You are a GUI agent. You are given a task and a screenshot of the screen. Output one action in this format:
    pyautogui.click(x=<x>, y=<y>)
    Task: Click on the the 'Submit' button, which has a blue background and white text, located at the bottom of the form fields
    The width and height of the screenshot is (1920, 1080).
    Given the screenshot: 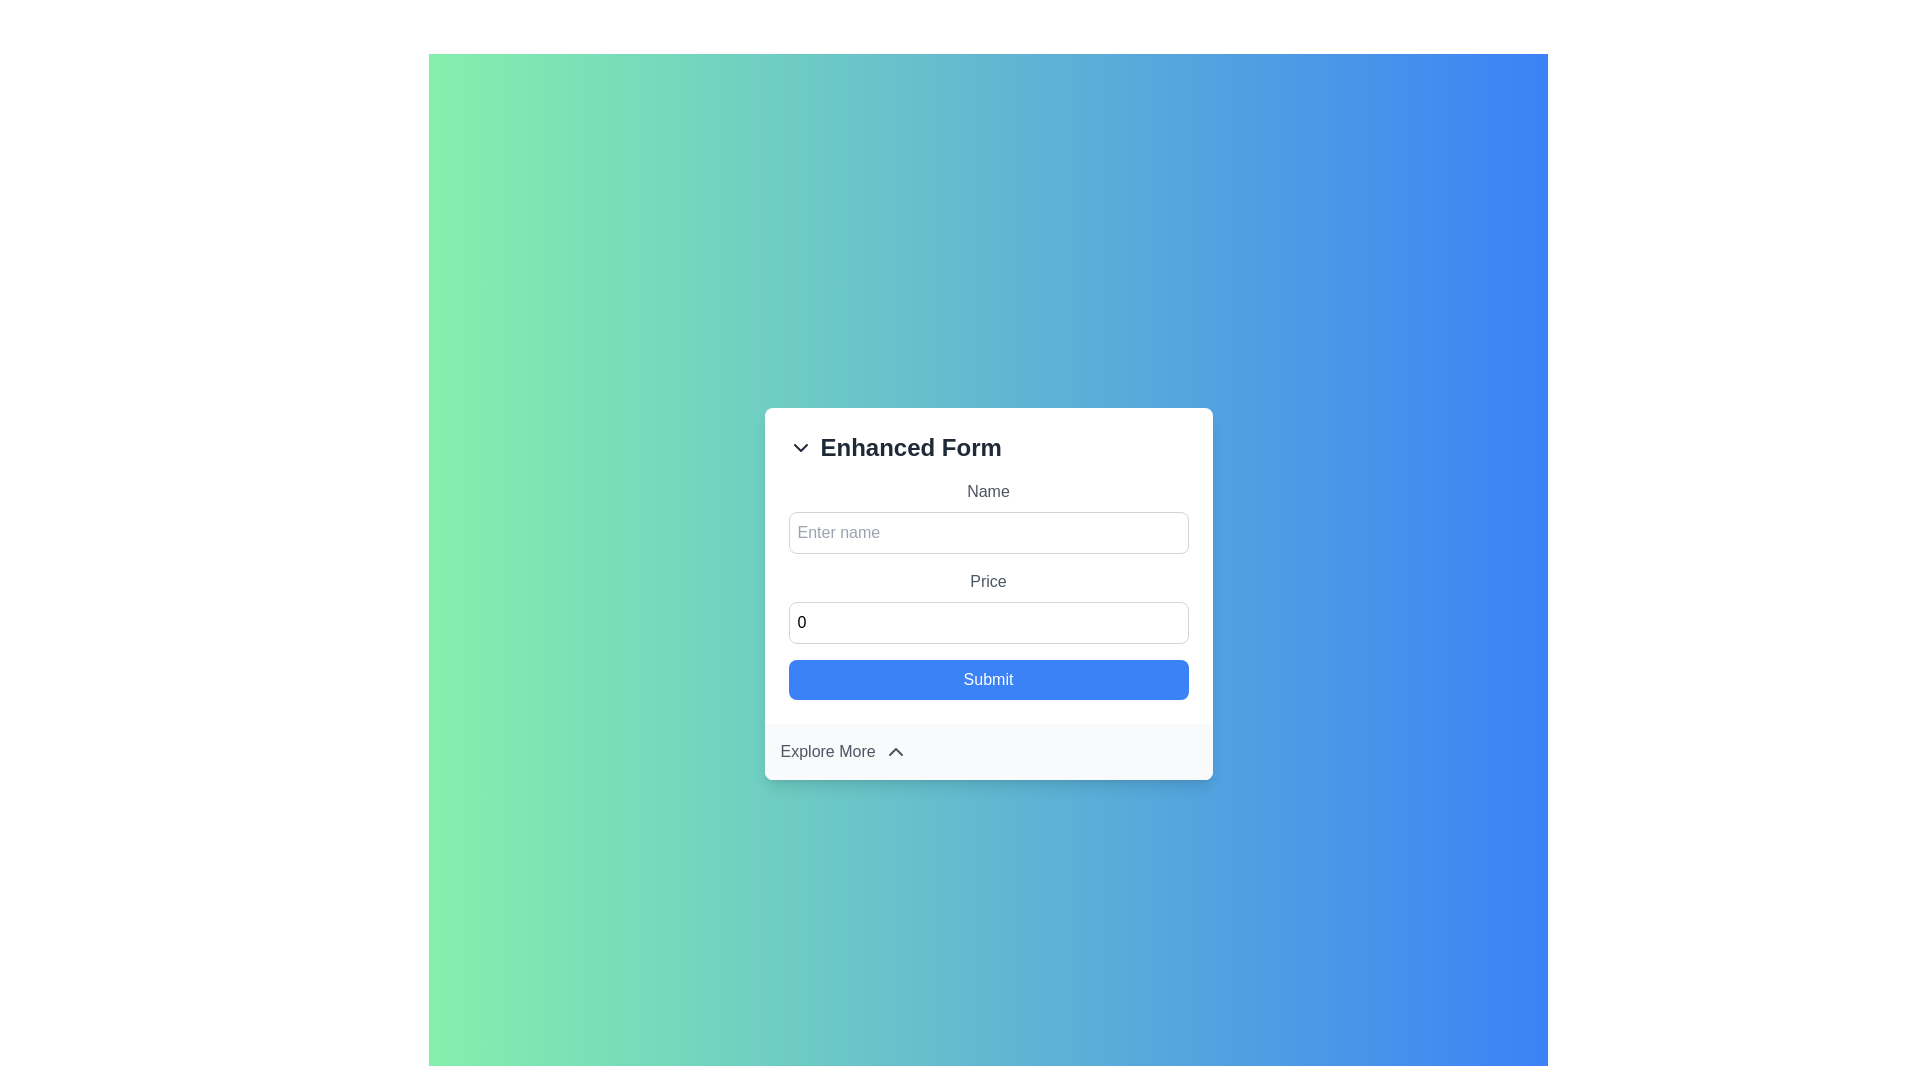 What is the action you would take?
    pyautogui.click(x=988, y=678)
    